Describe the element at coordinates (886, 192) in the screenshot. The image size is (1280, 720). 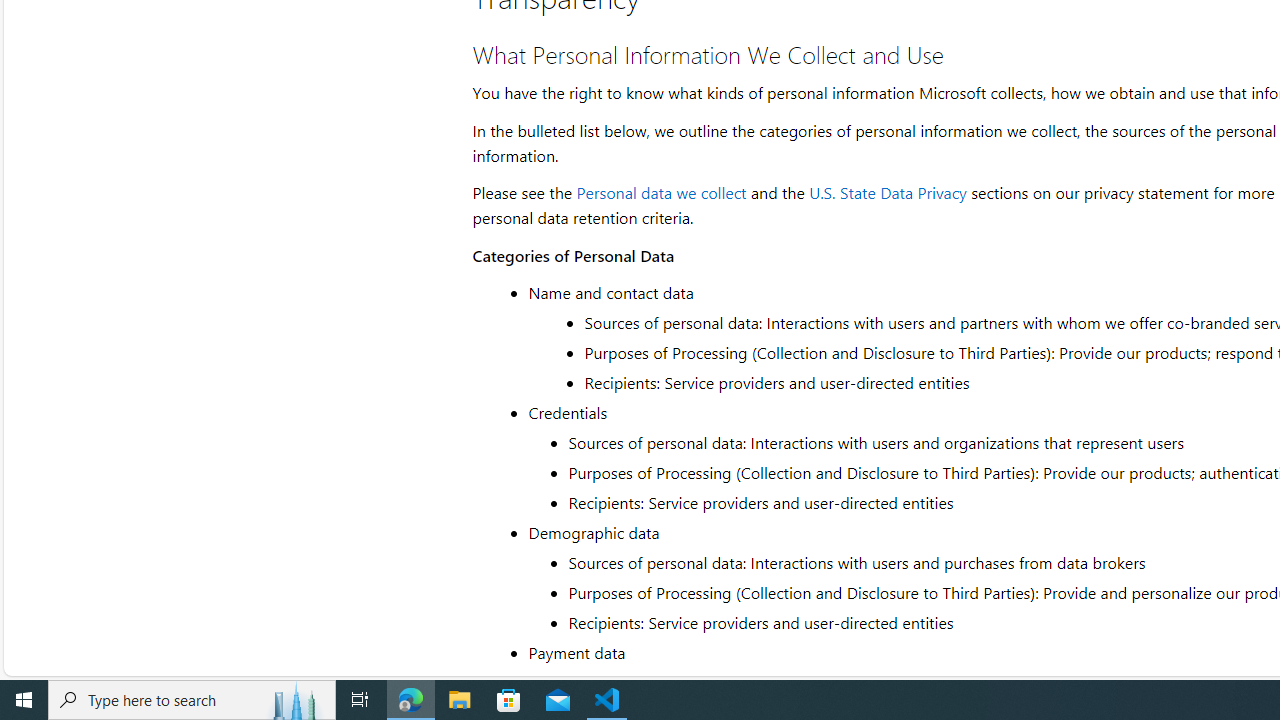
I see `'U.S. State Data Privacy'` at that location.